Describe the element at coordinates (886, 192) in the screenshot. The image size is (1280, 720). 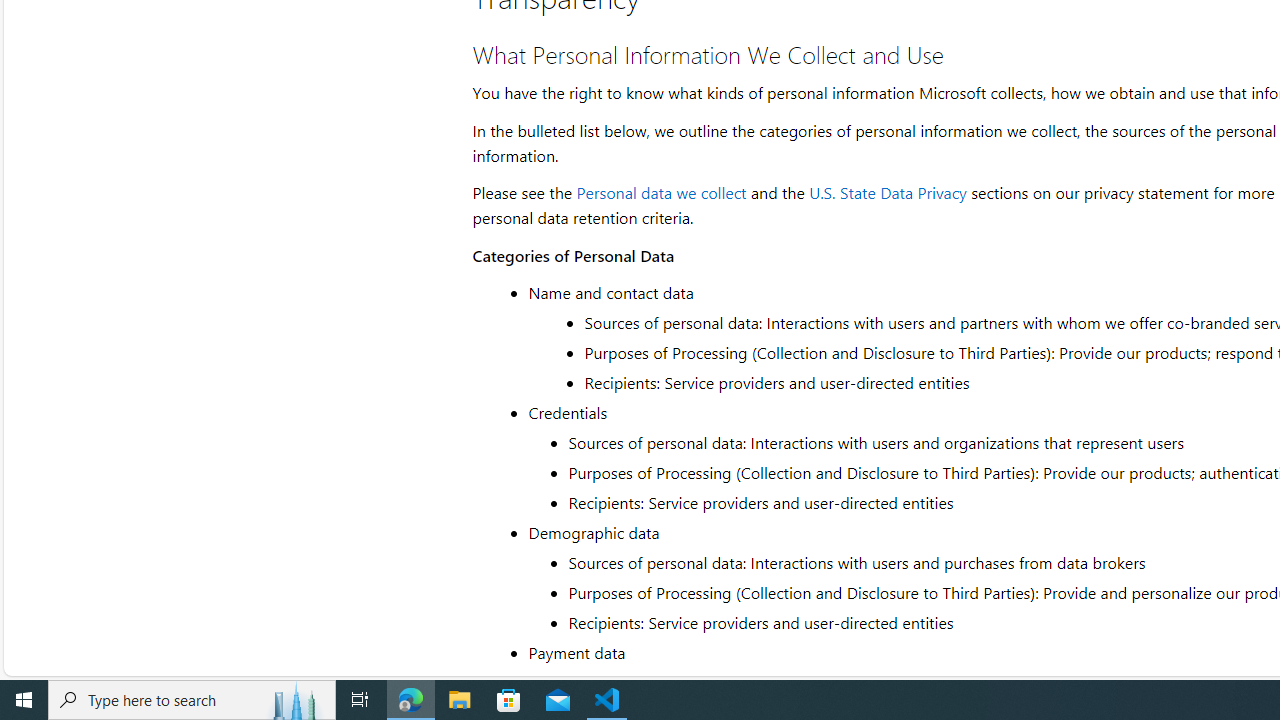
I see `'U.S. State Data Privacy'` at that location.